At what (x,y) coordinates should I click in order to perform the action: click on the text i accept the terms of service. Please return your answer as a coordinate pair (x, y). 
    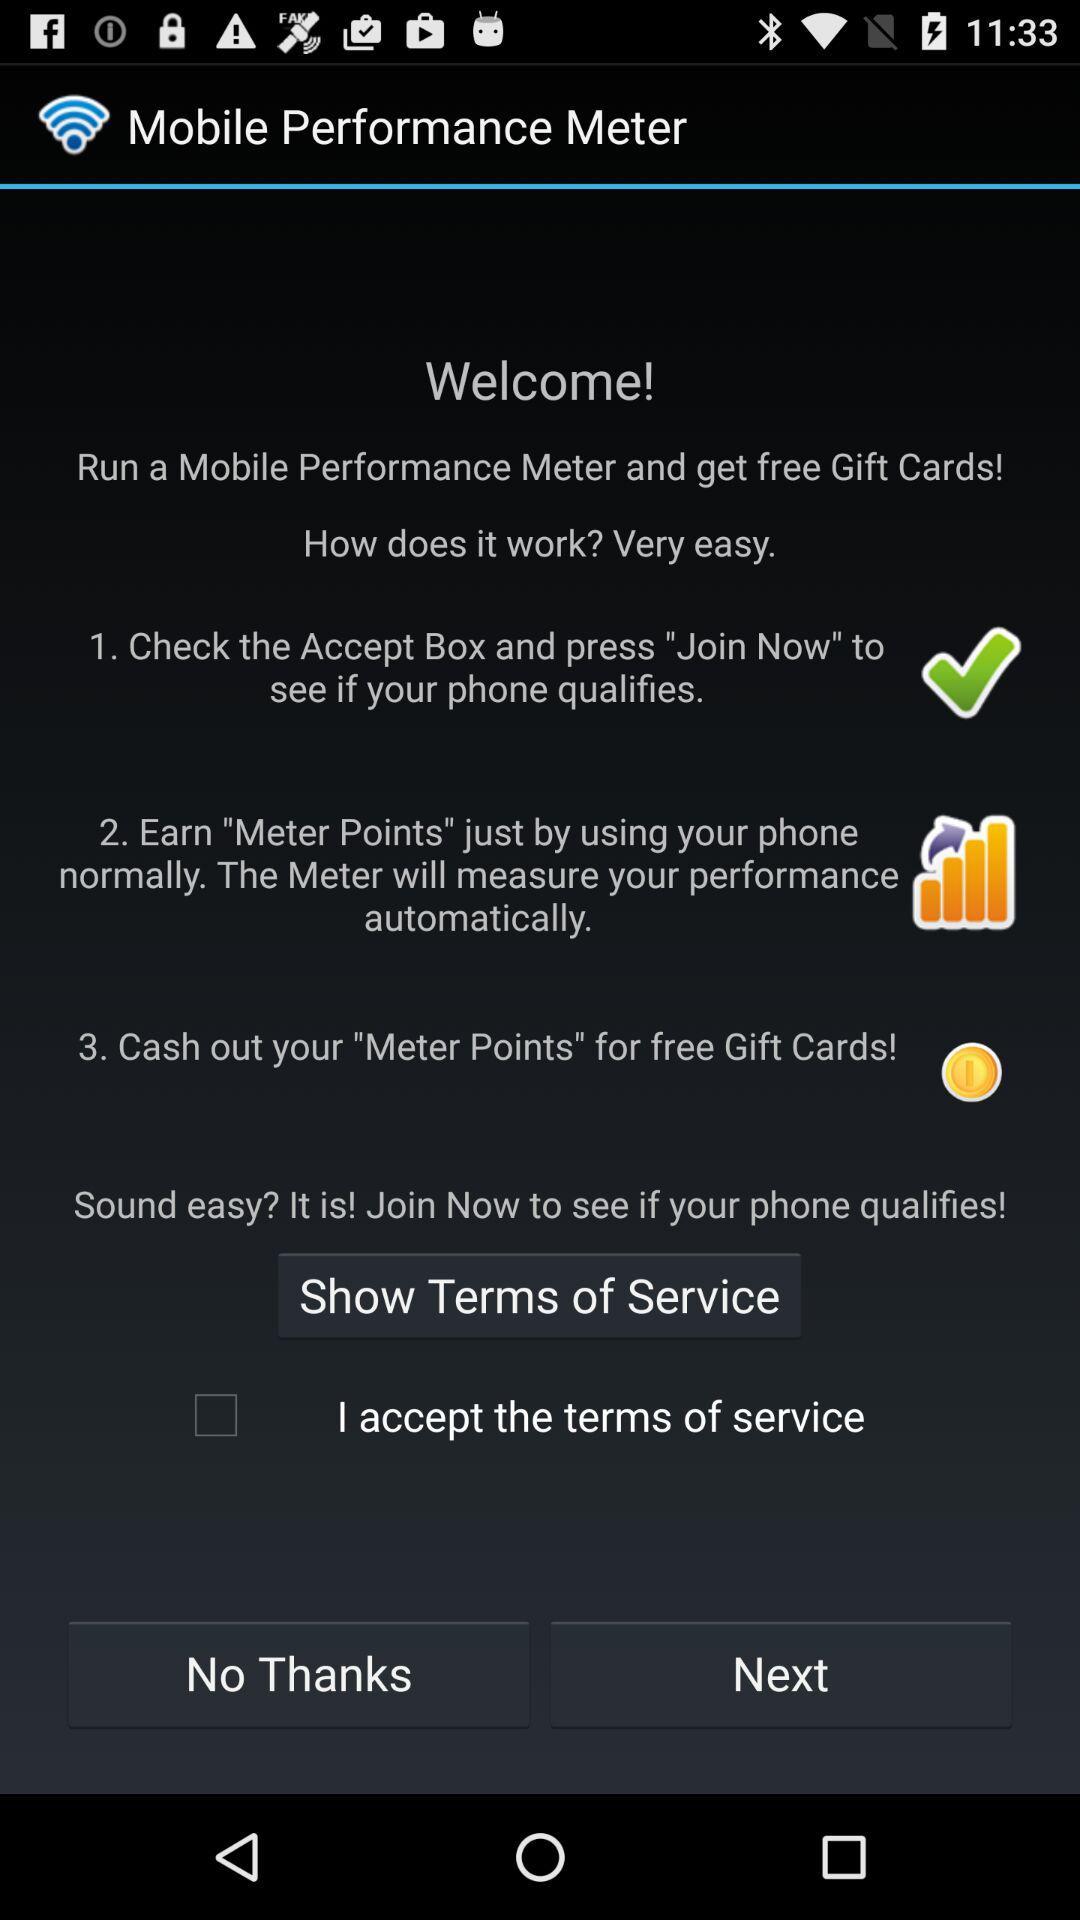
    Looking at the image, I should click on (538, 1414).